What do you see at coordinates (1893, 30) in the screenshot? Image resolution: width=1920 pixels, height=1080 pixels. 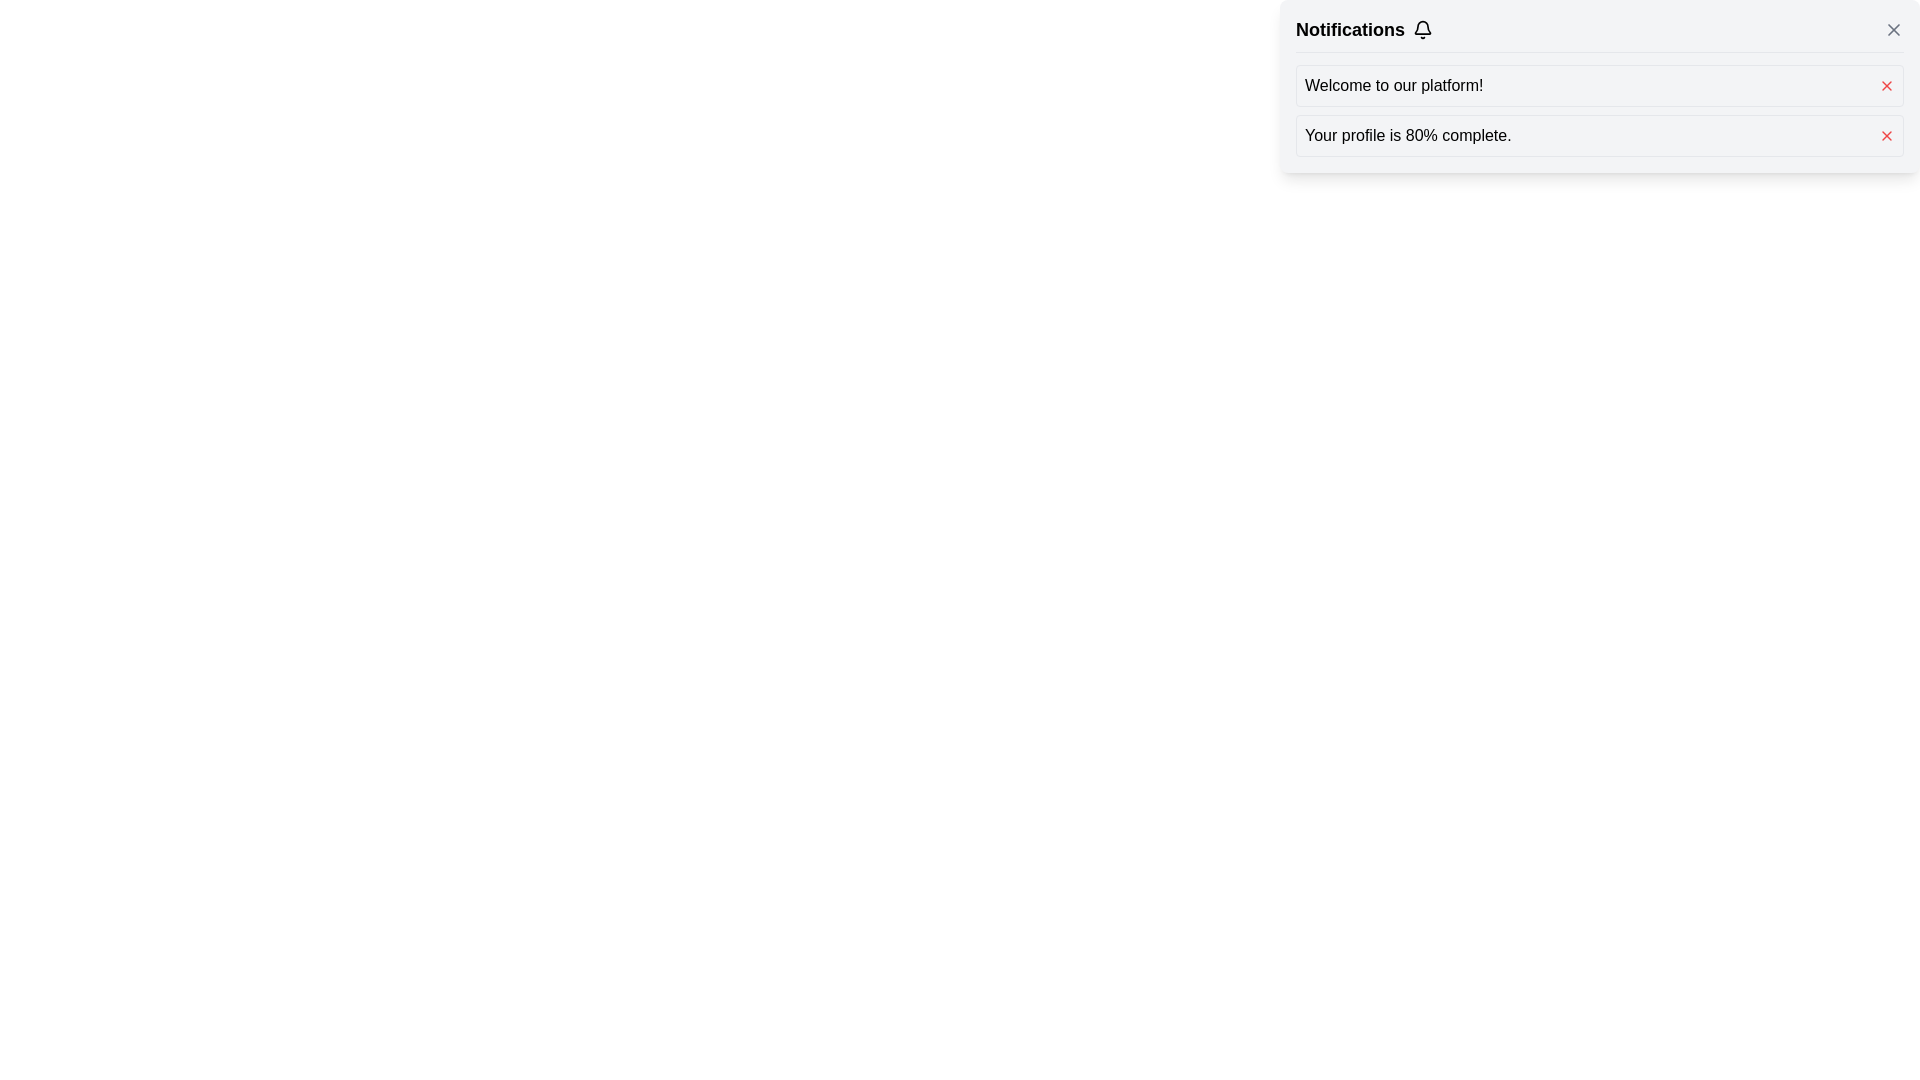 I see `the close (X) button located at the top right corner of the 'Notifications' section` at bounding box center [1893, 30].